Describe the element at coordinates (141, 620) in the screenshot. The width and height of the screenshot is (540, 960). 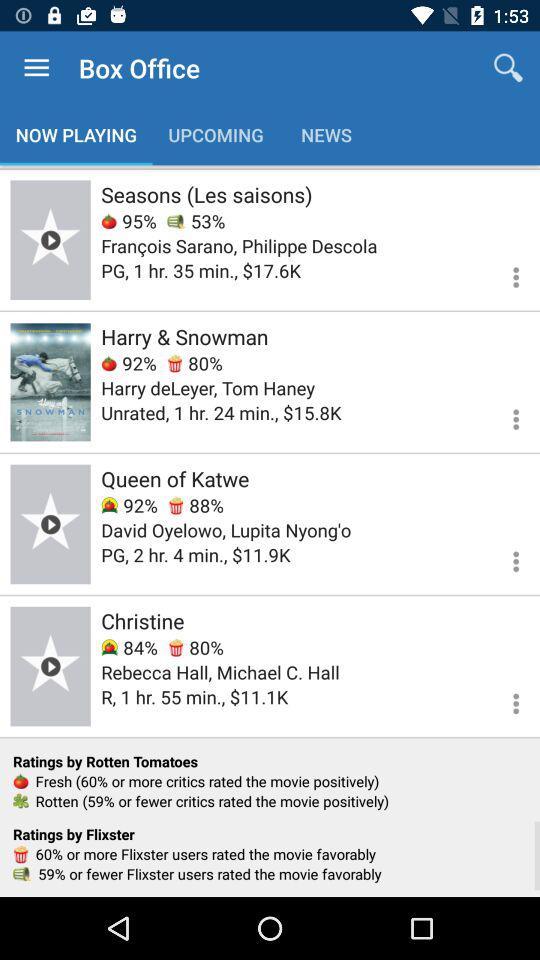
I see `item above 84%` at that location.